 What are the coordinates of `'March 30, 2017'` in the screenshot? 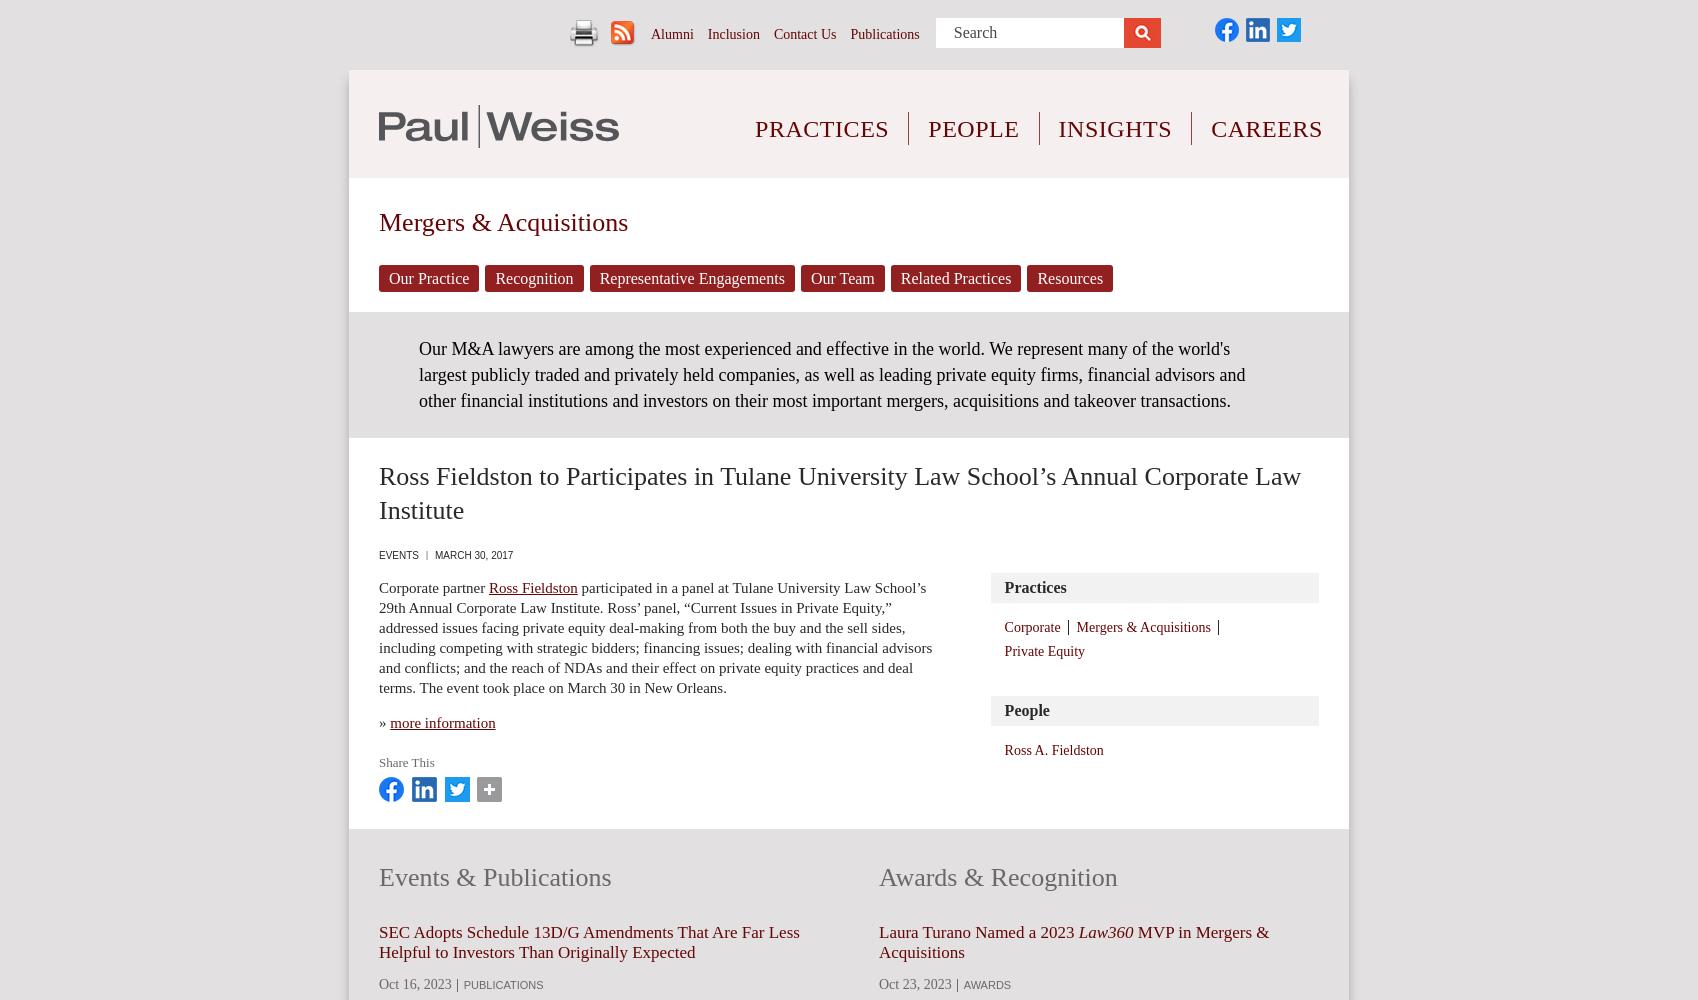 It's located at (473, 555).